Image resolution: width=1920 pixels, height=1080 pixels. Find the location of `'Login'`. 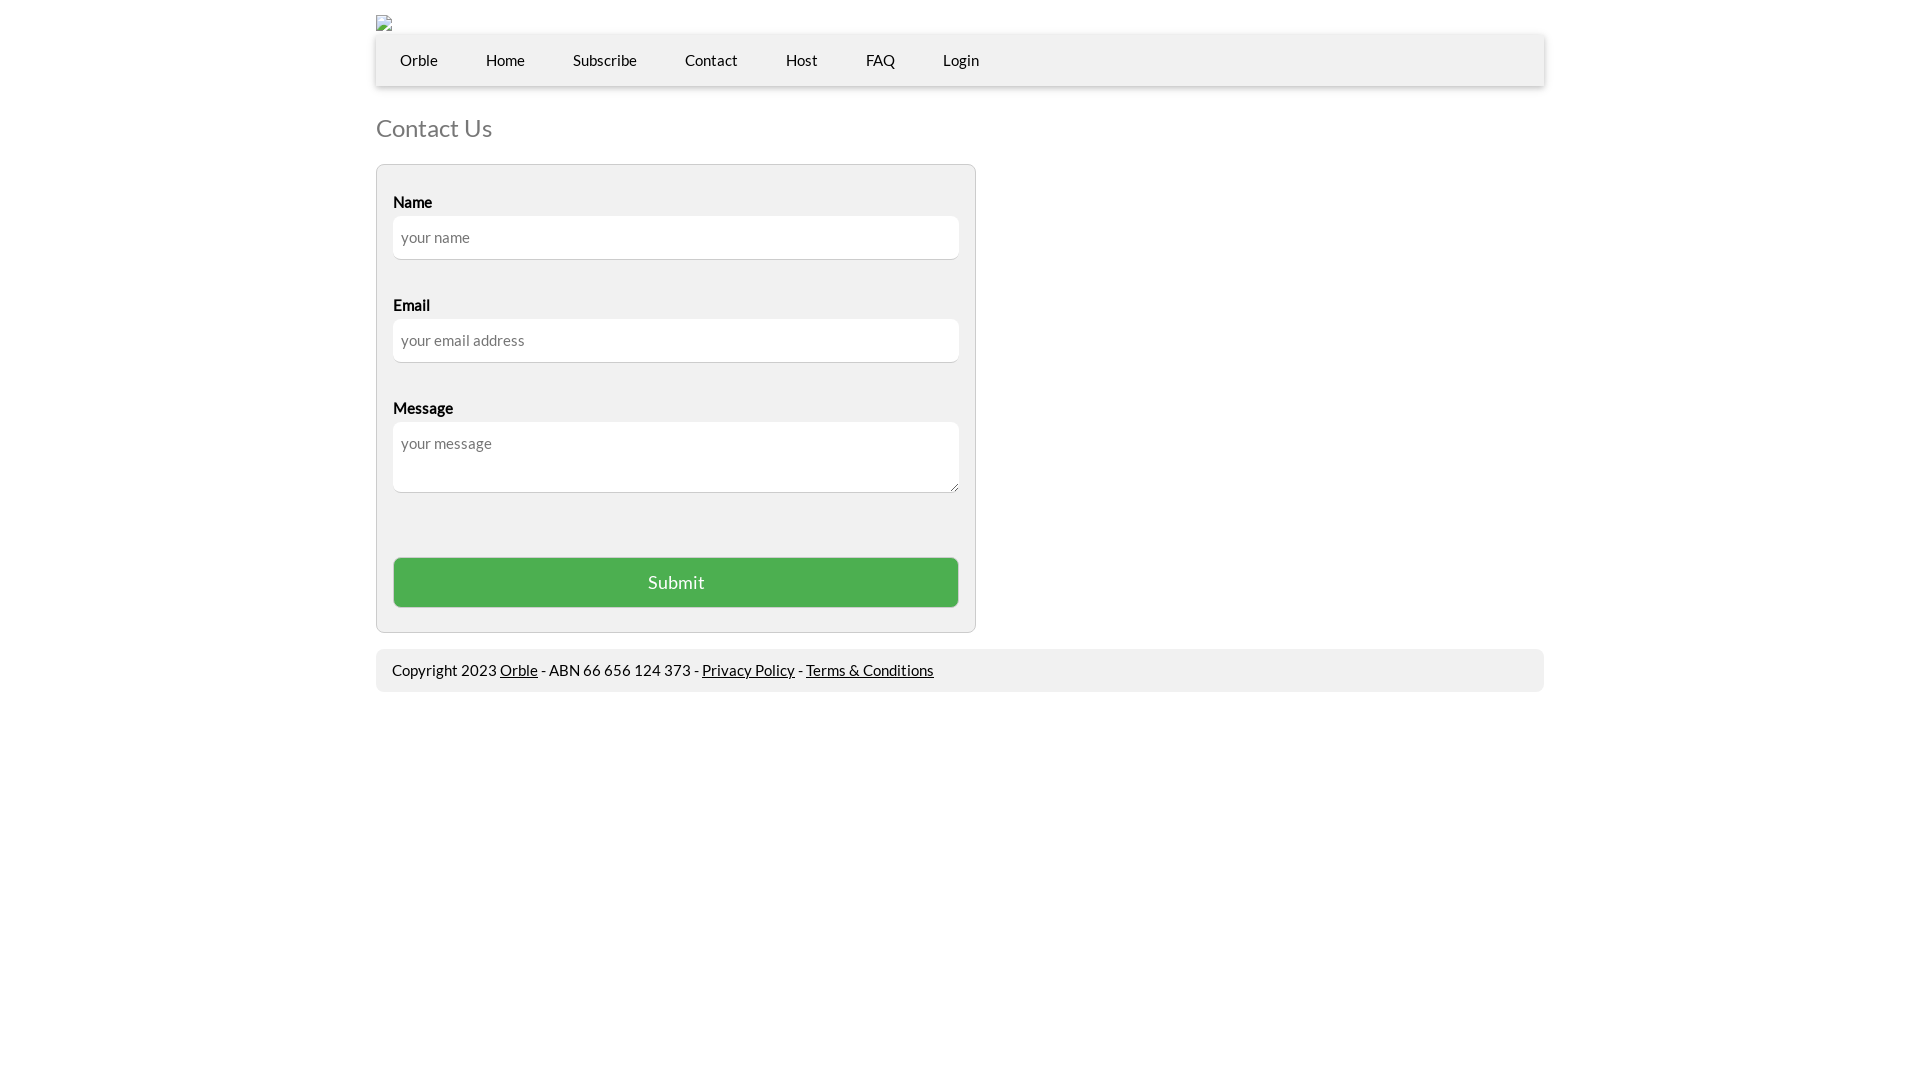

'Login' is located at coordinates (960, 59).